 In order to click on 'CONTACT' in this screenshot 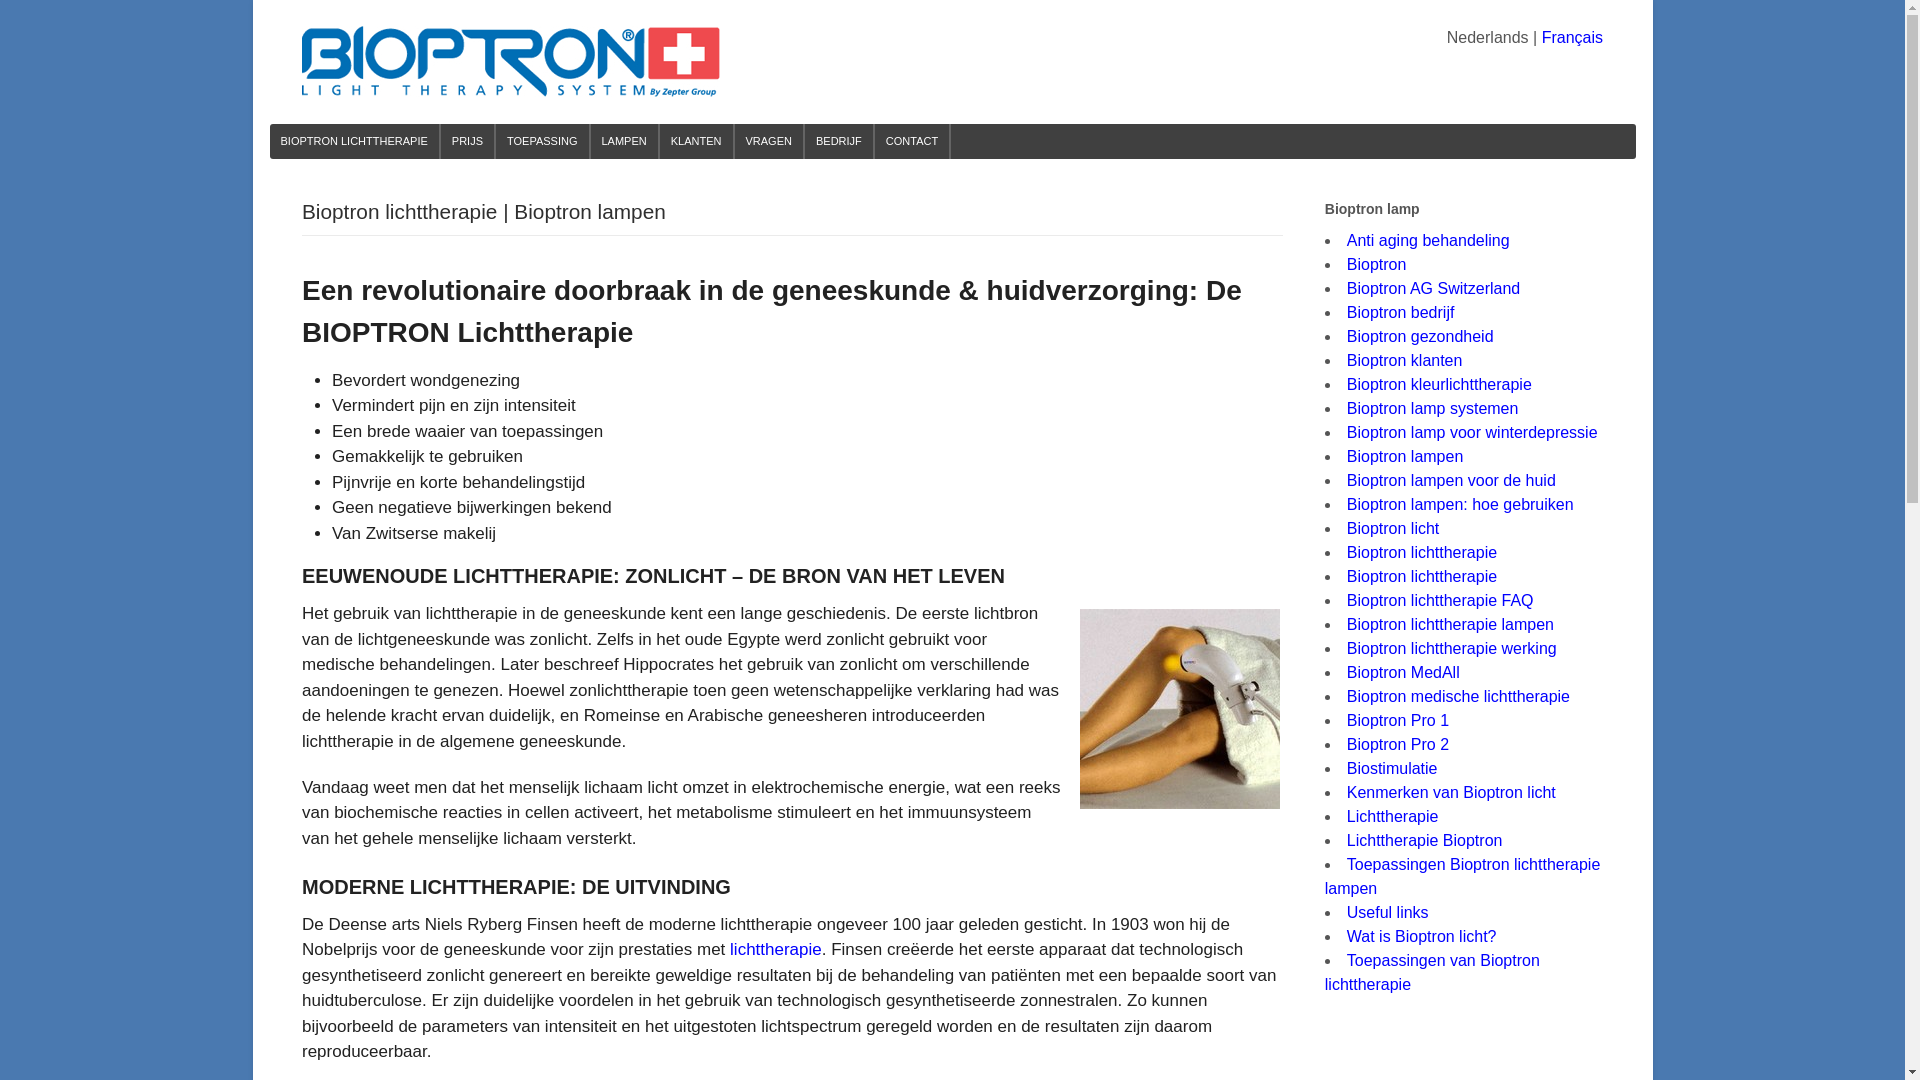, I will do `click(911, 140)`.